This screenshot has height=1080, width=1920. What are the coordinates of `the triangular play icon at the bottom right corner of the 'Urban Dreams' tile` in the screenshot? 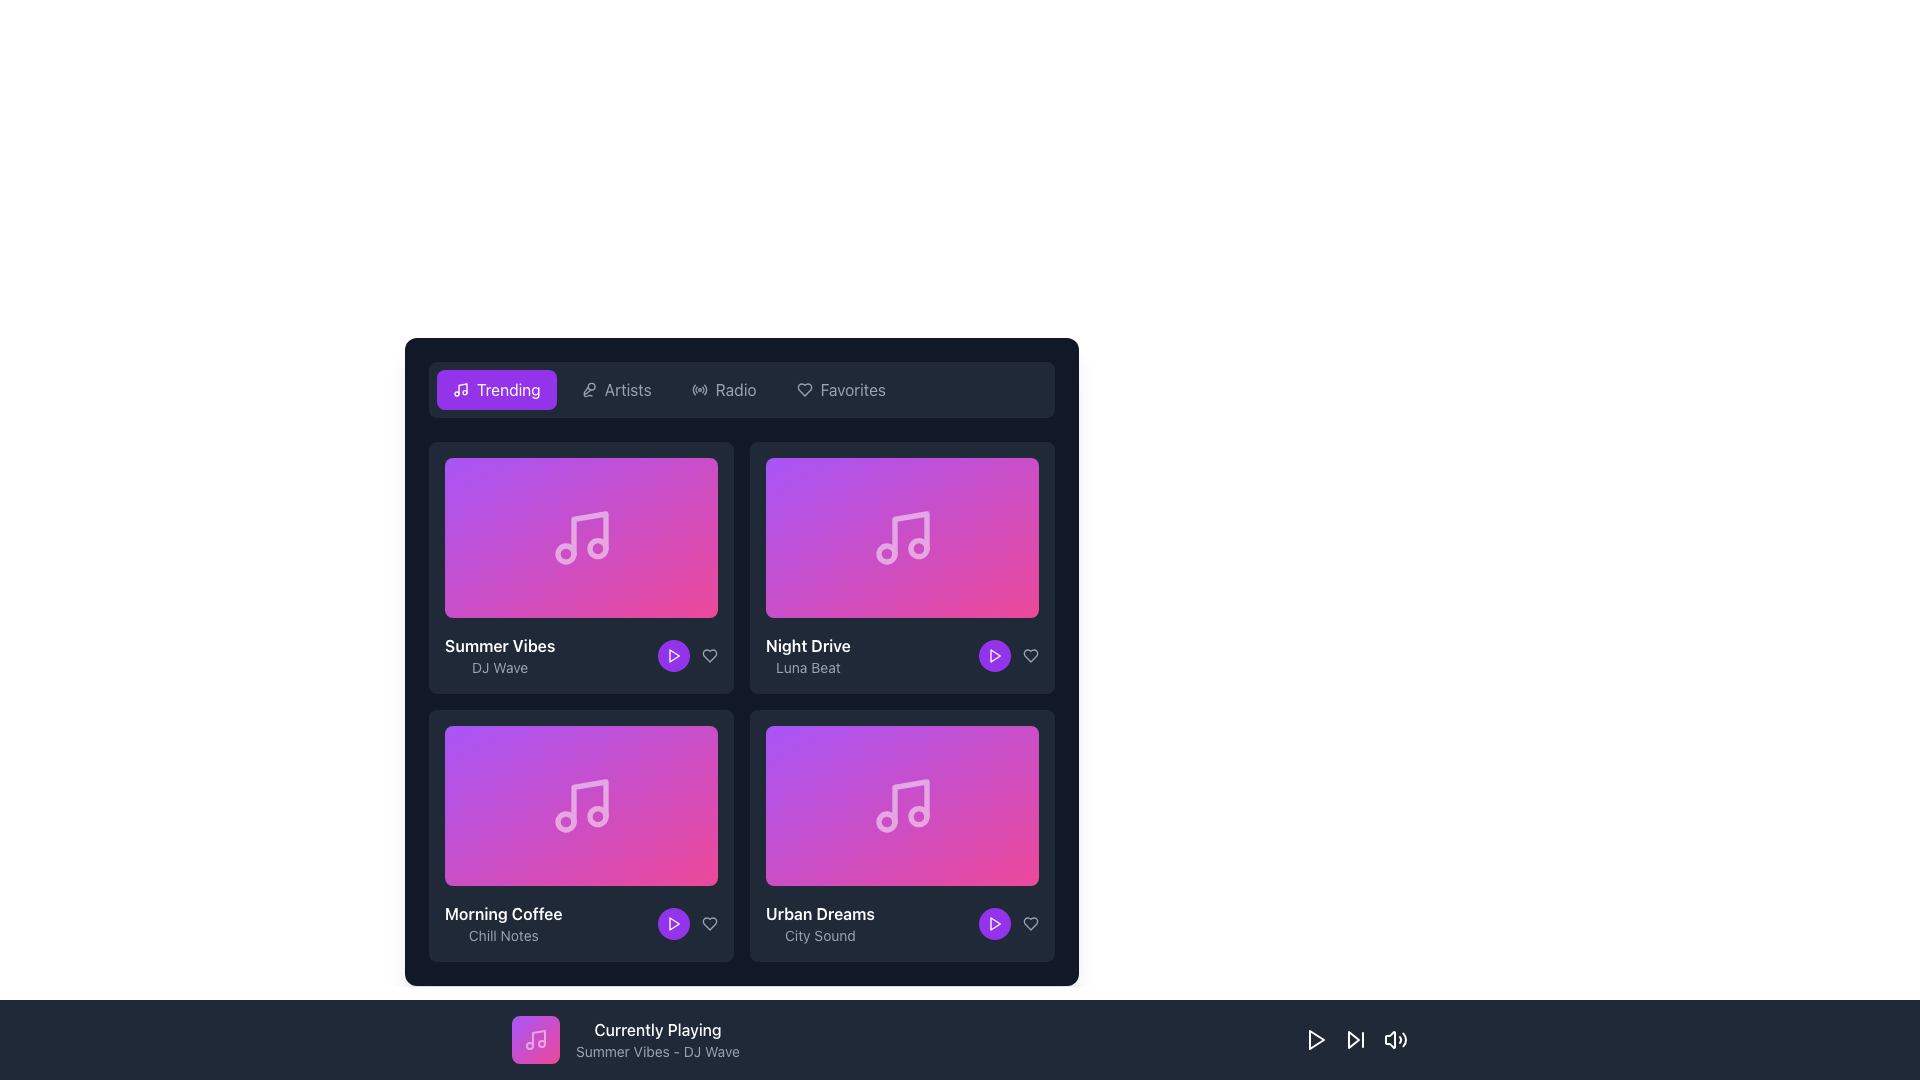 It's located at (995, 924).